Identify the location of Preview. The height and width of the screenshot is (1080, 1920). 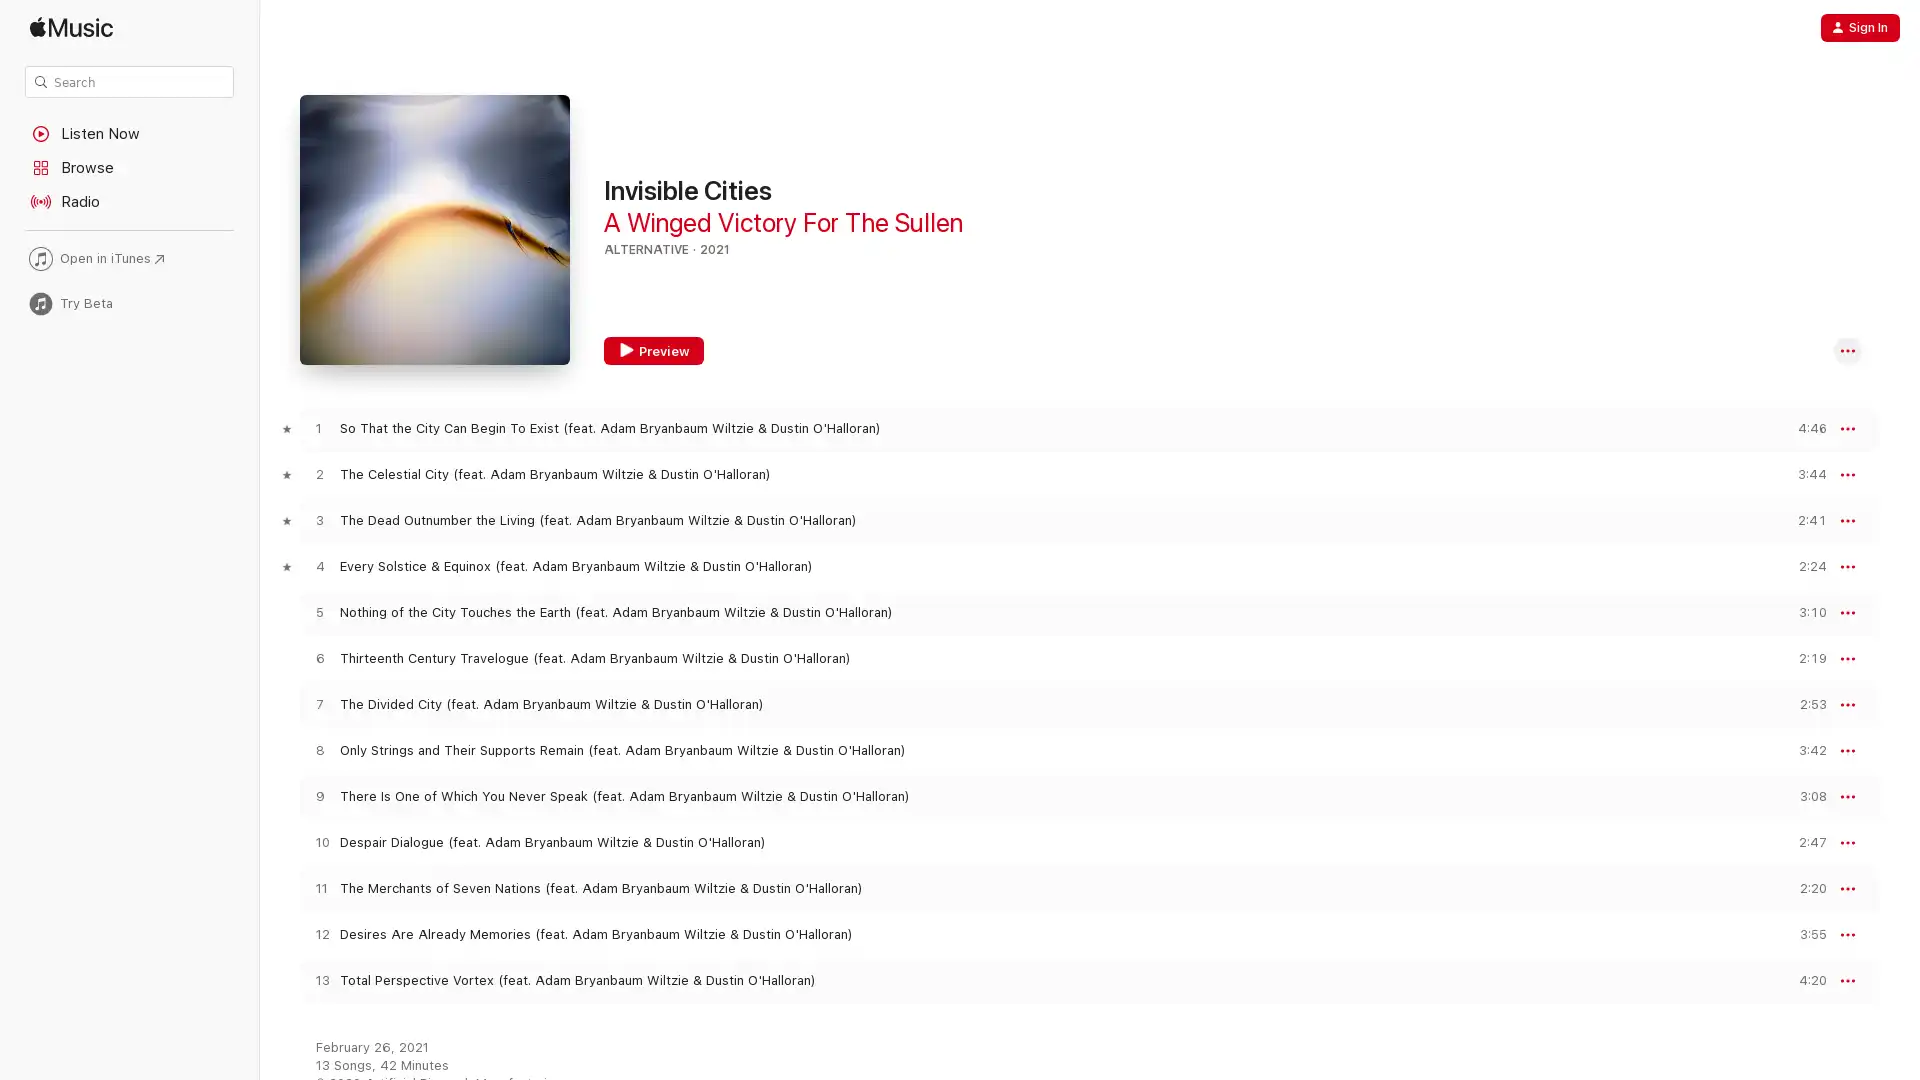
(1804, 934).